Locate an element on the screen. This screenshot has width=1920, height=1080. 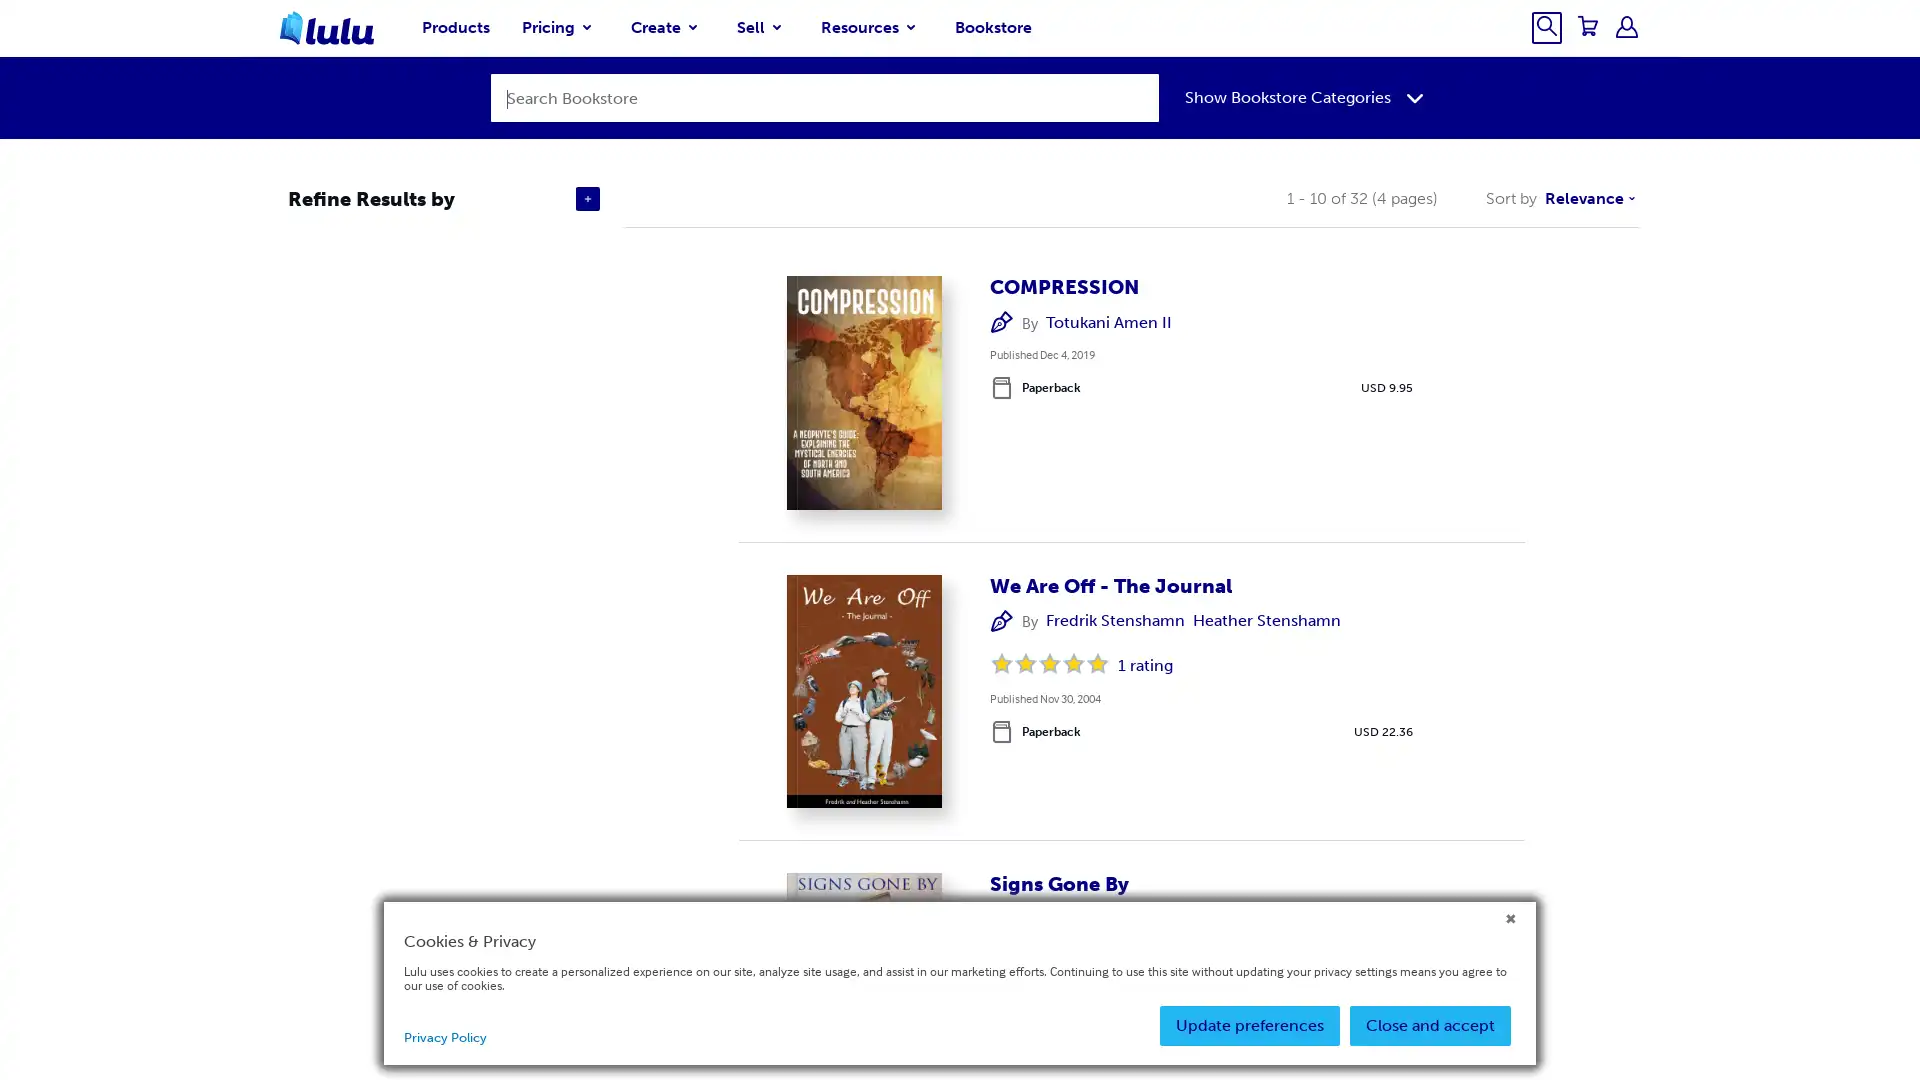
Choose 1 stars is located at coordinates (1002, 663).